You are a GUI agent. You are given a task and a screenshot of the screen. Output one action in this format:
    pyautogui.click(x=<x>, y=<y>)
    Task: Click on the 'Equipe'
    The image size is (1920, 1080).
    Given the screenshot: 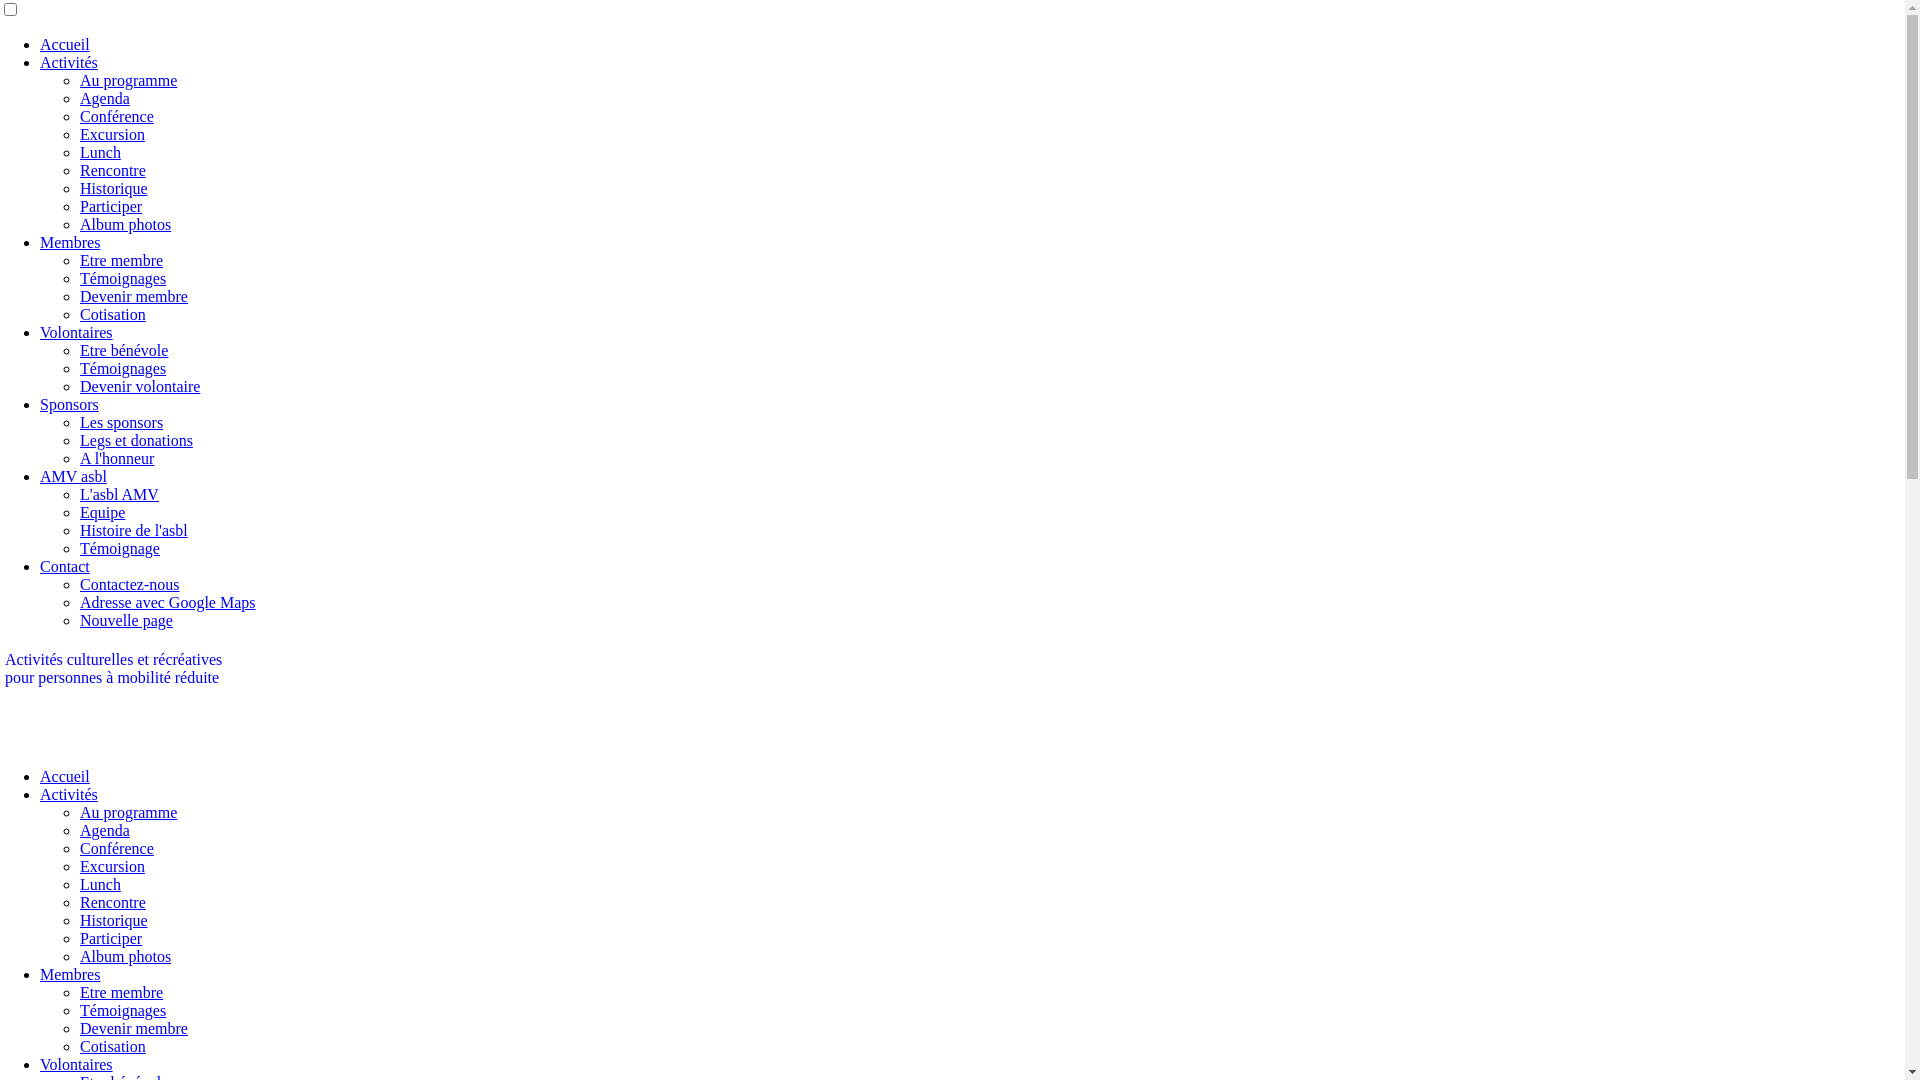 What is the action you would take?
    pyautogui.click(x=101, y=511)
    